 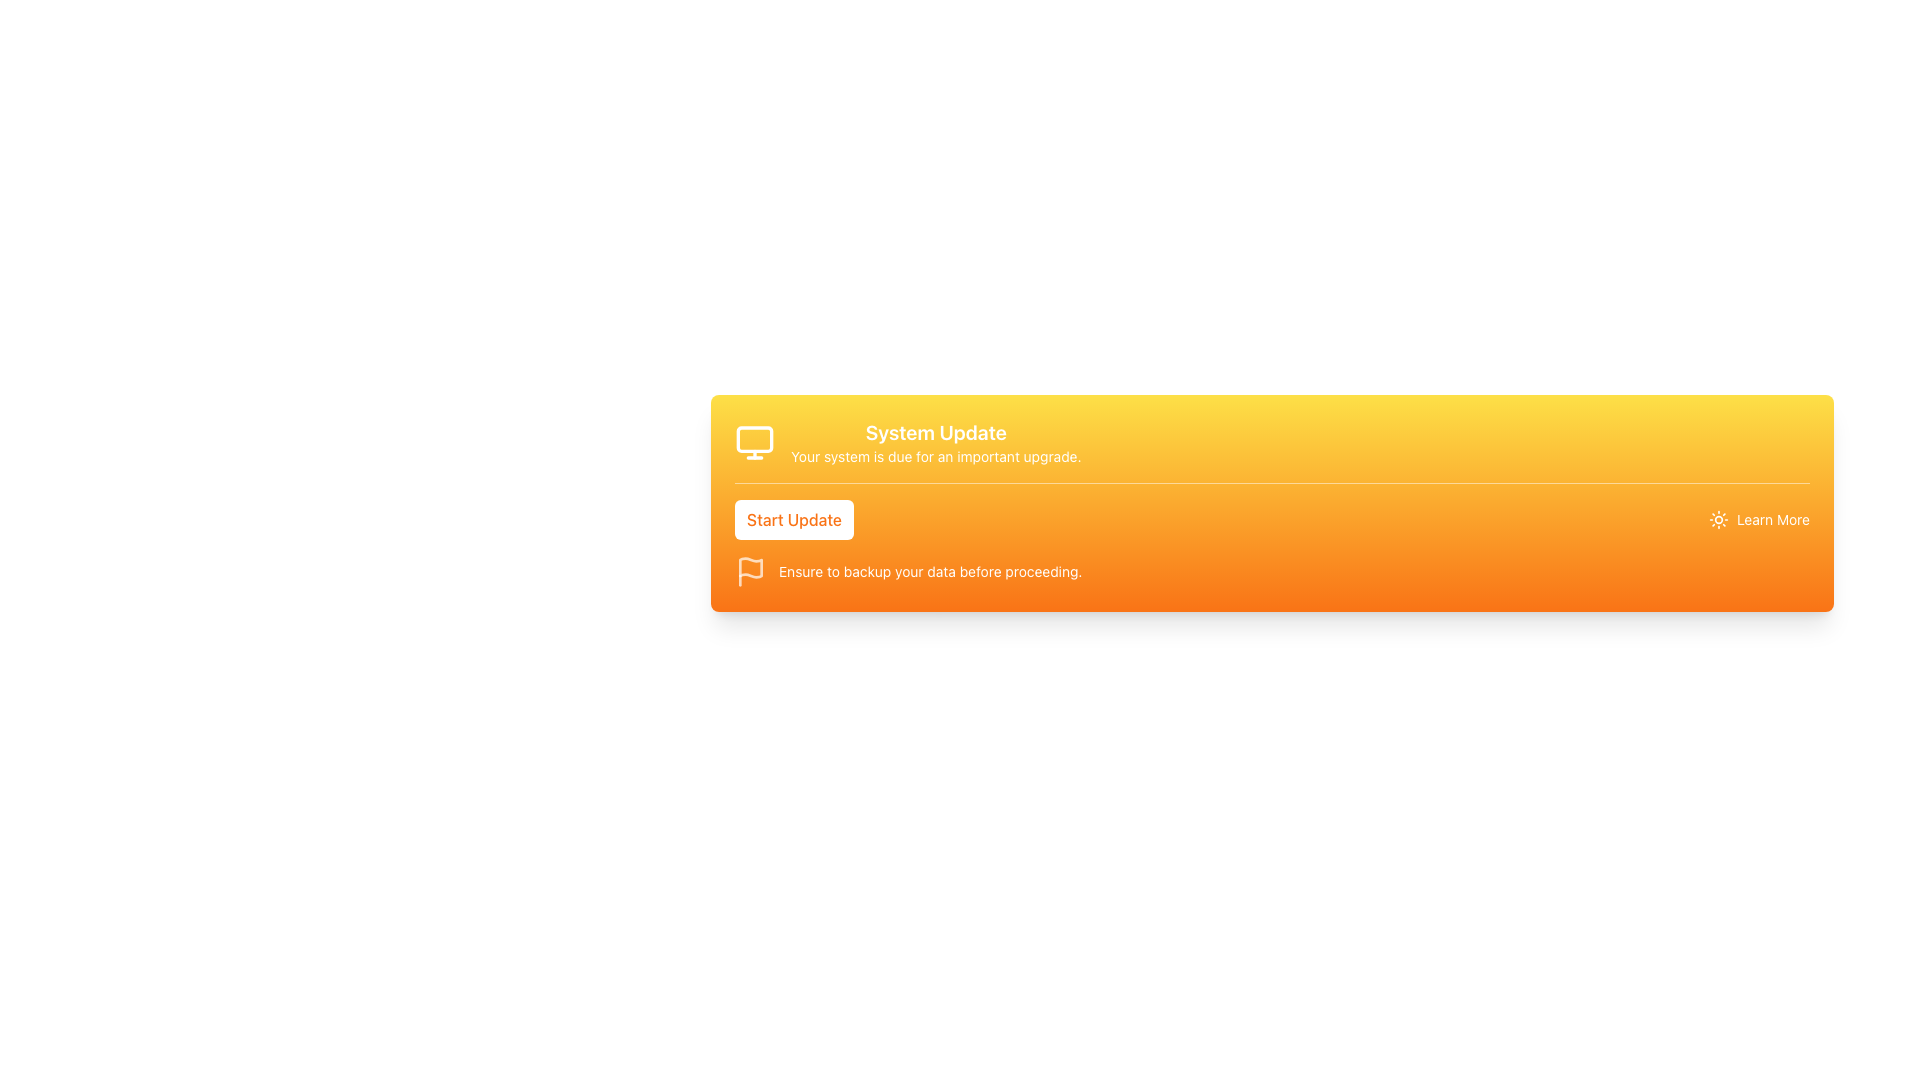 I want to click on the system update button located near the left edge of its group to initiate the update process, so click(x=793, y=519).